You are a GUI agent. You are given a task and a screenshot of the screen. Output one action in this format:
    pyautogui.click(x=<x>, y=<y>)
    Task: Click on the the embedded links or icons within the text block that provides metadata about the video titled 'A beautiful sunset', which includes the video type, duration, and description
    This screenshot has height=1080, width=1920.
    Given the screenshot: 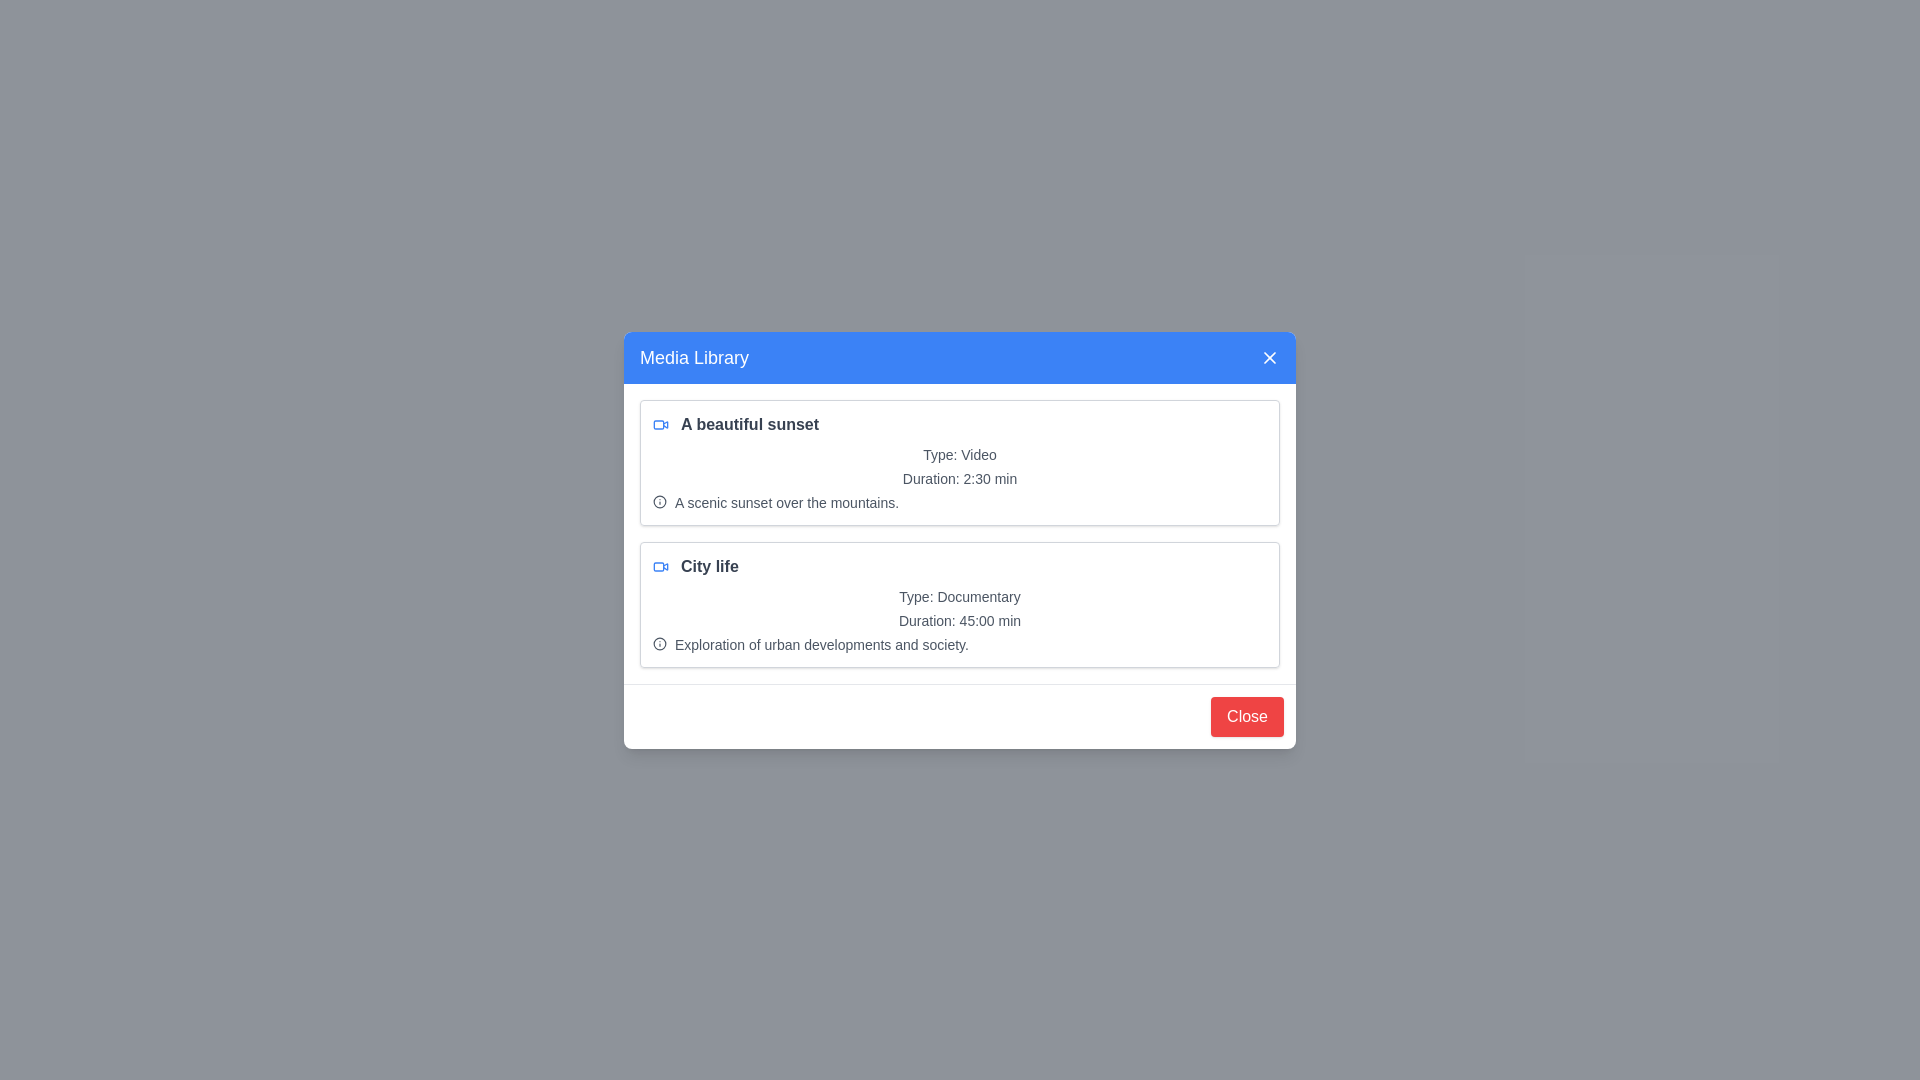 What is the action you would take?
    pyautogui.click(x=960, y=478)
    